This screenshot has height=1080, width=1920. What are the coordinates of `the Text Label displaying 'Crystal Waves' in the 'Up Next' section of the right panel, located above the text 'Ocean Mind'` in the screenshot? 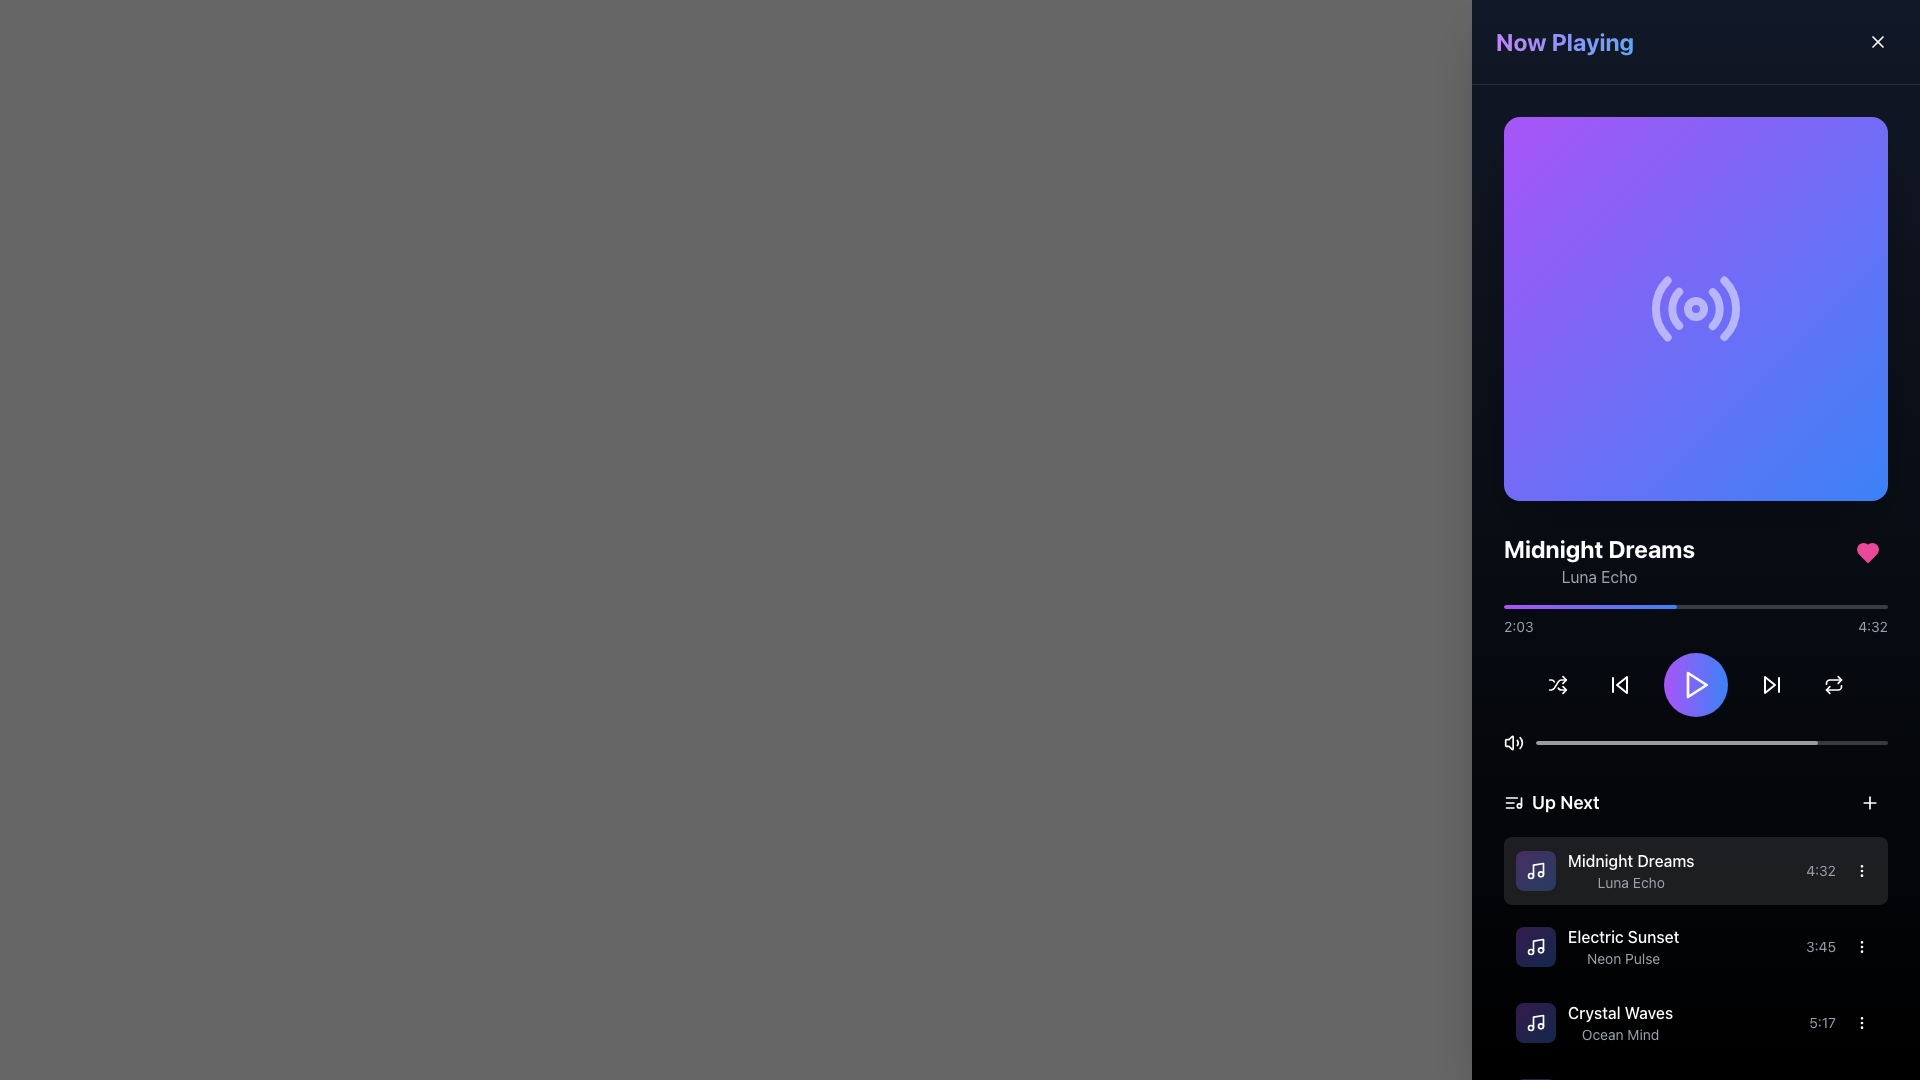 It's located at (1620, 1013).